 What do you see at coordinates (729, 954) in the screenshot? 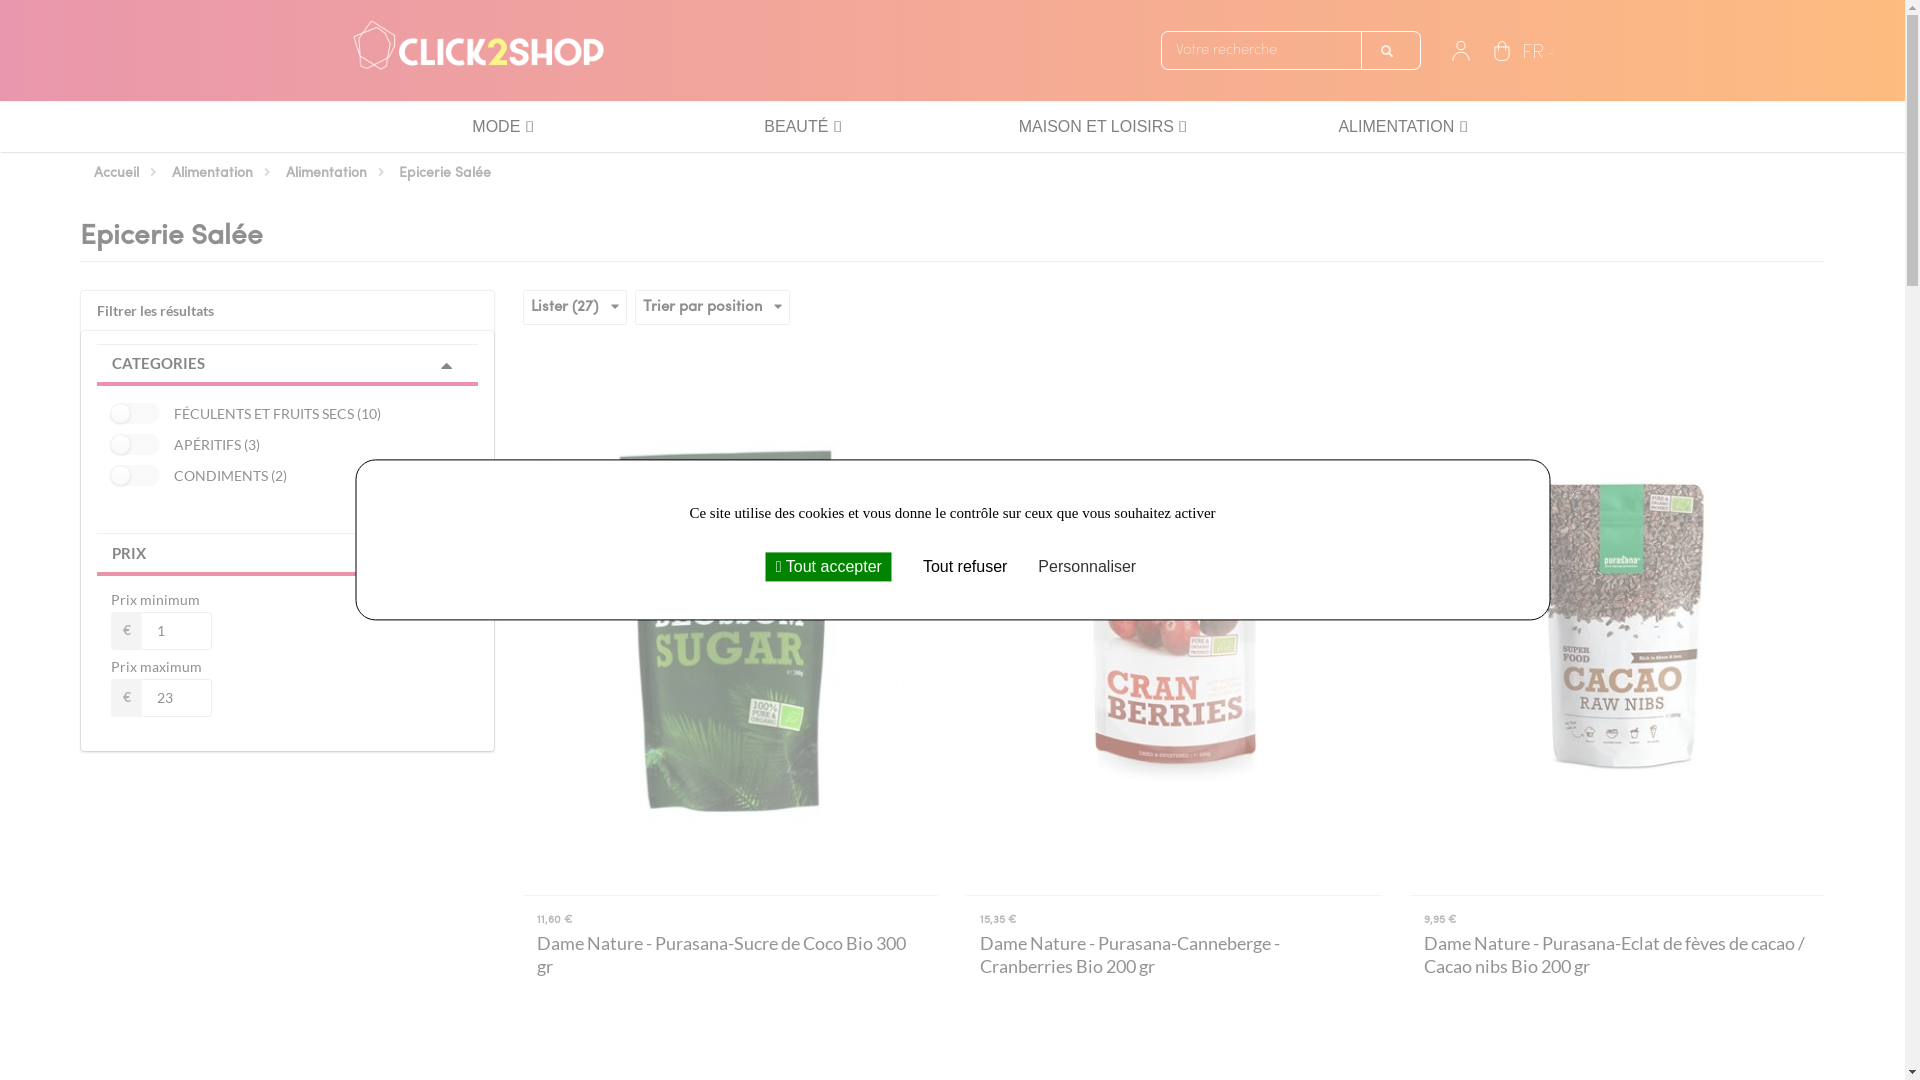
I see `'Dame Nature - Purasana-Sucre de Coco Bio 300 gr'` at bounding box center [729, 954].